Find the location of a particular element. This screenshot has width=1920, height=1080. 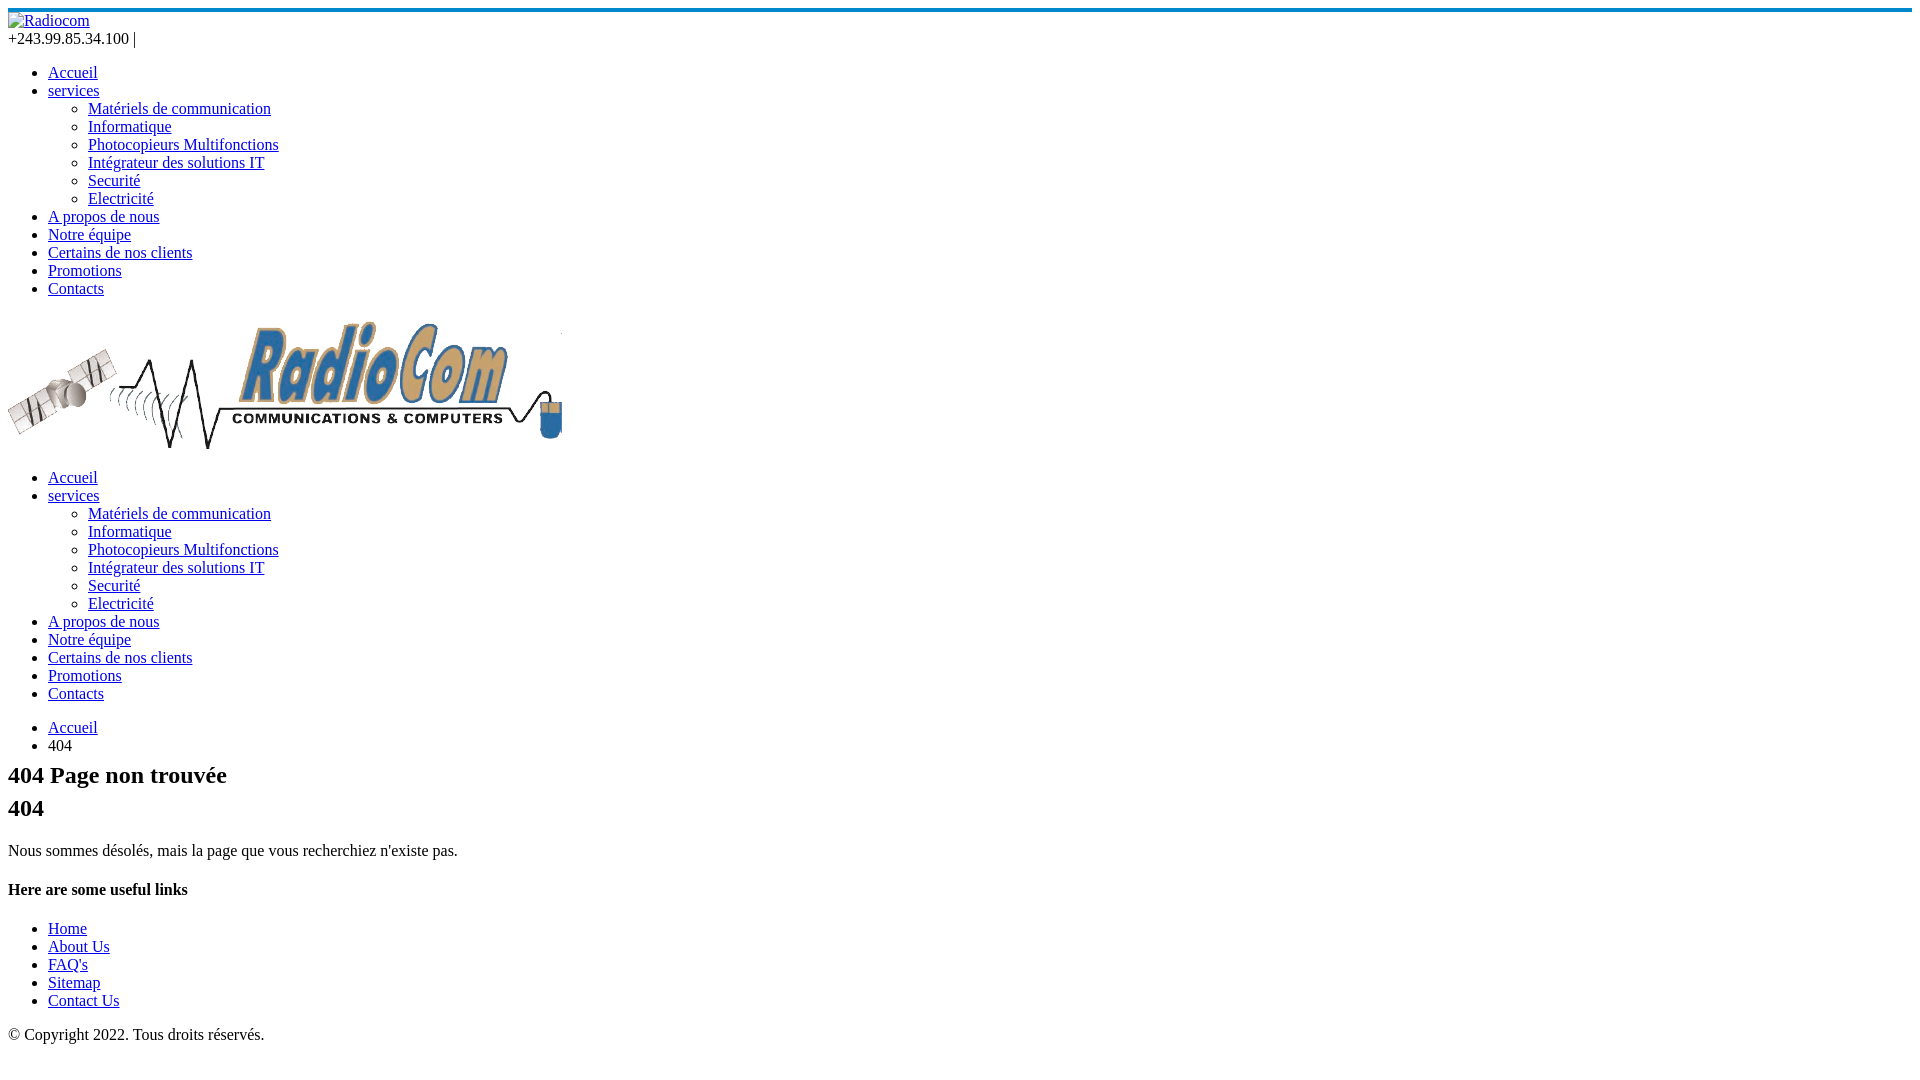

'Accueil' is located at coordinates (72, 71).